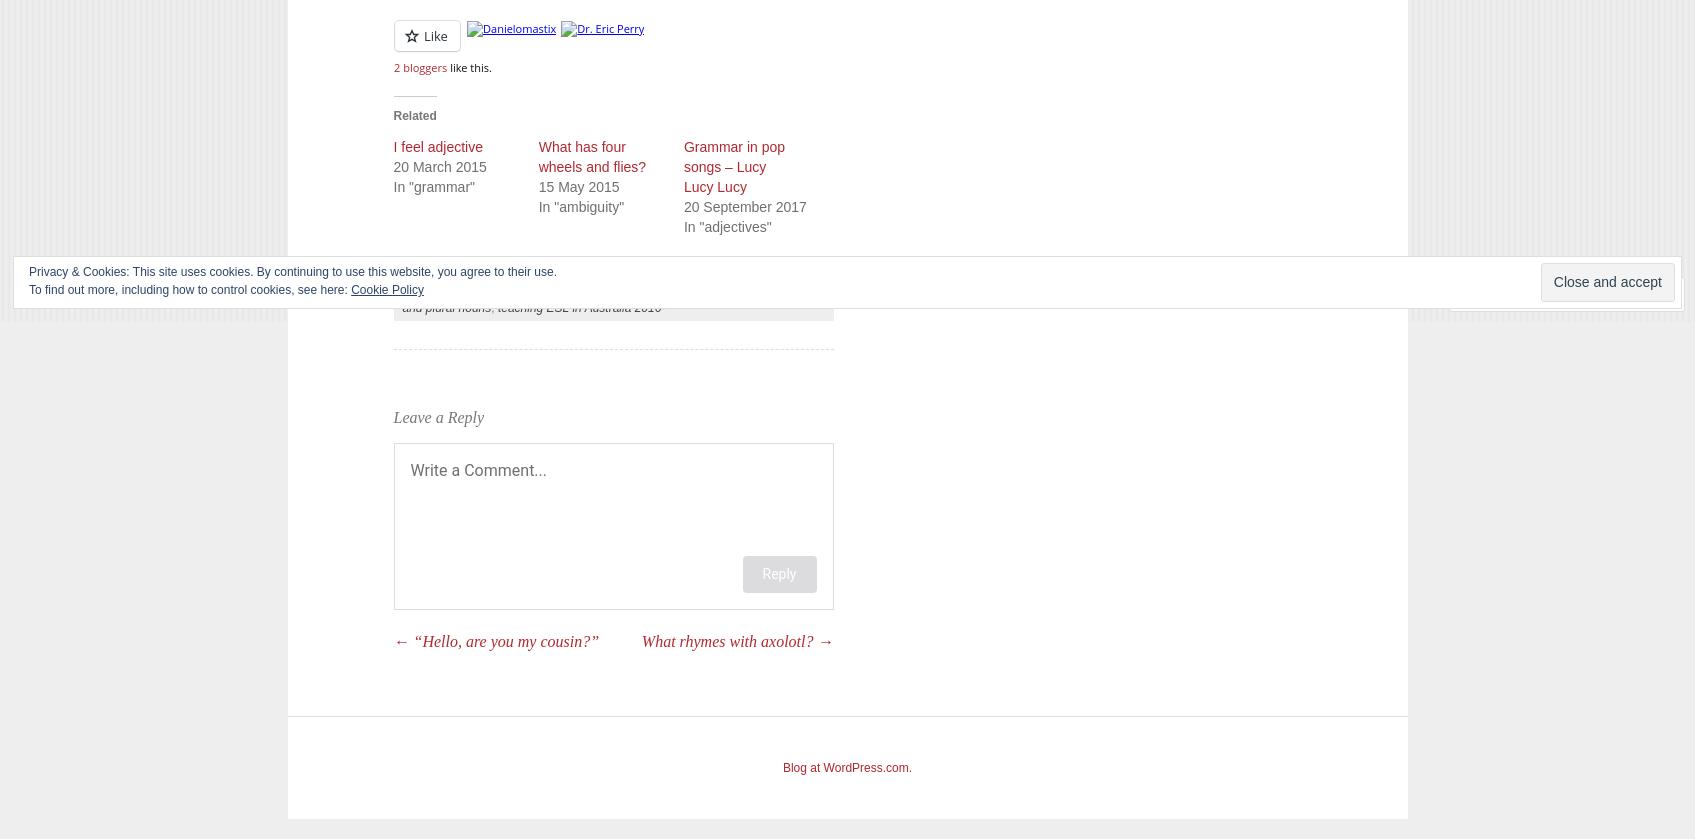 This screenshot has width=1695, height=839. What do you see at coordinates (655, 282) in the screenshot?
I see `'grammar'` at bounding box center [655, 282].